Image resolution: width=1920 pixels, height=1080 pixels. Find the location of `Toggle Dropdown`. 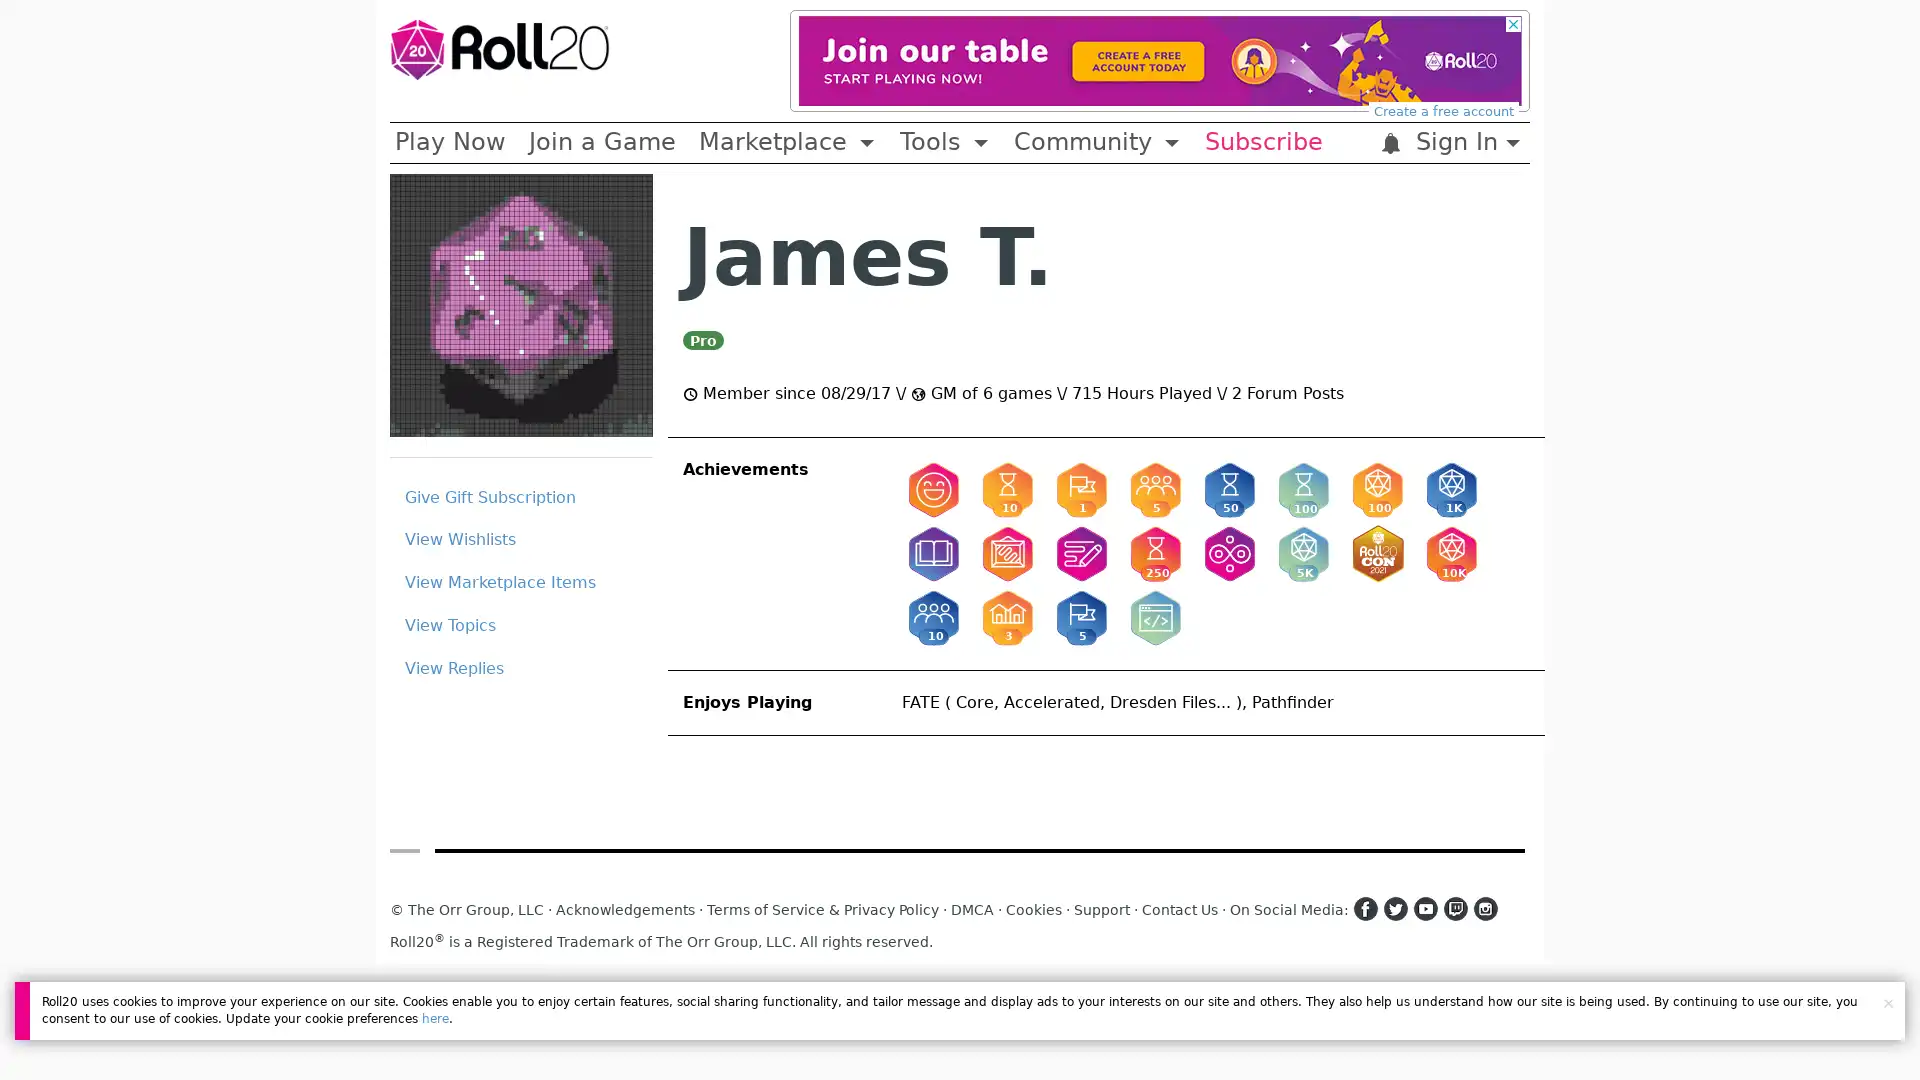

Toggle Dropdown is located at coordinates (867, 141).